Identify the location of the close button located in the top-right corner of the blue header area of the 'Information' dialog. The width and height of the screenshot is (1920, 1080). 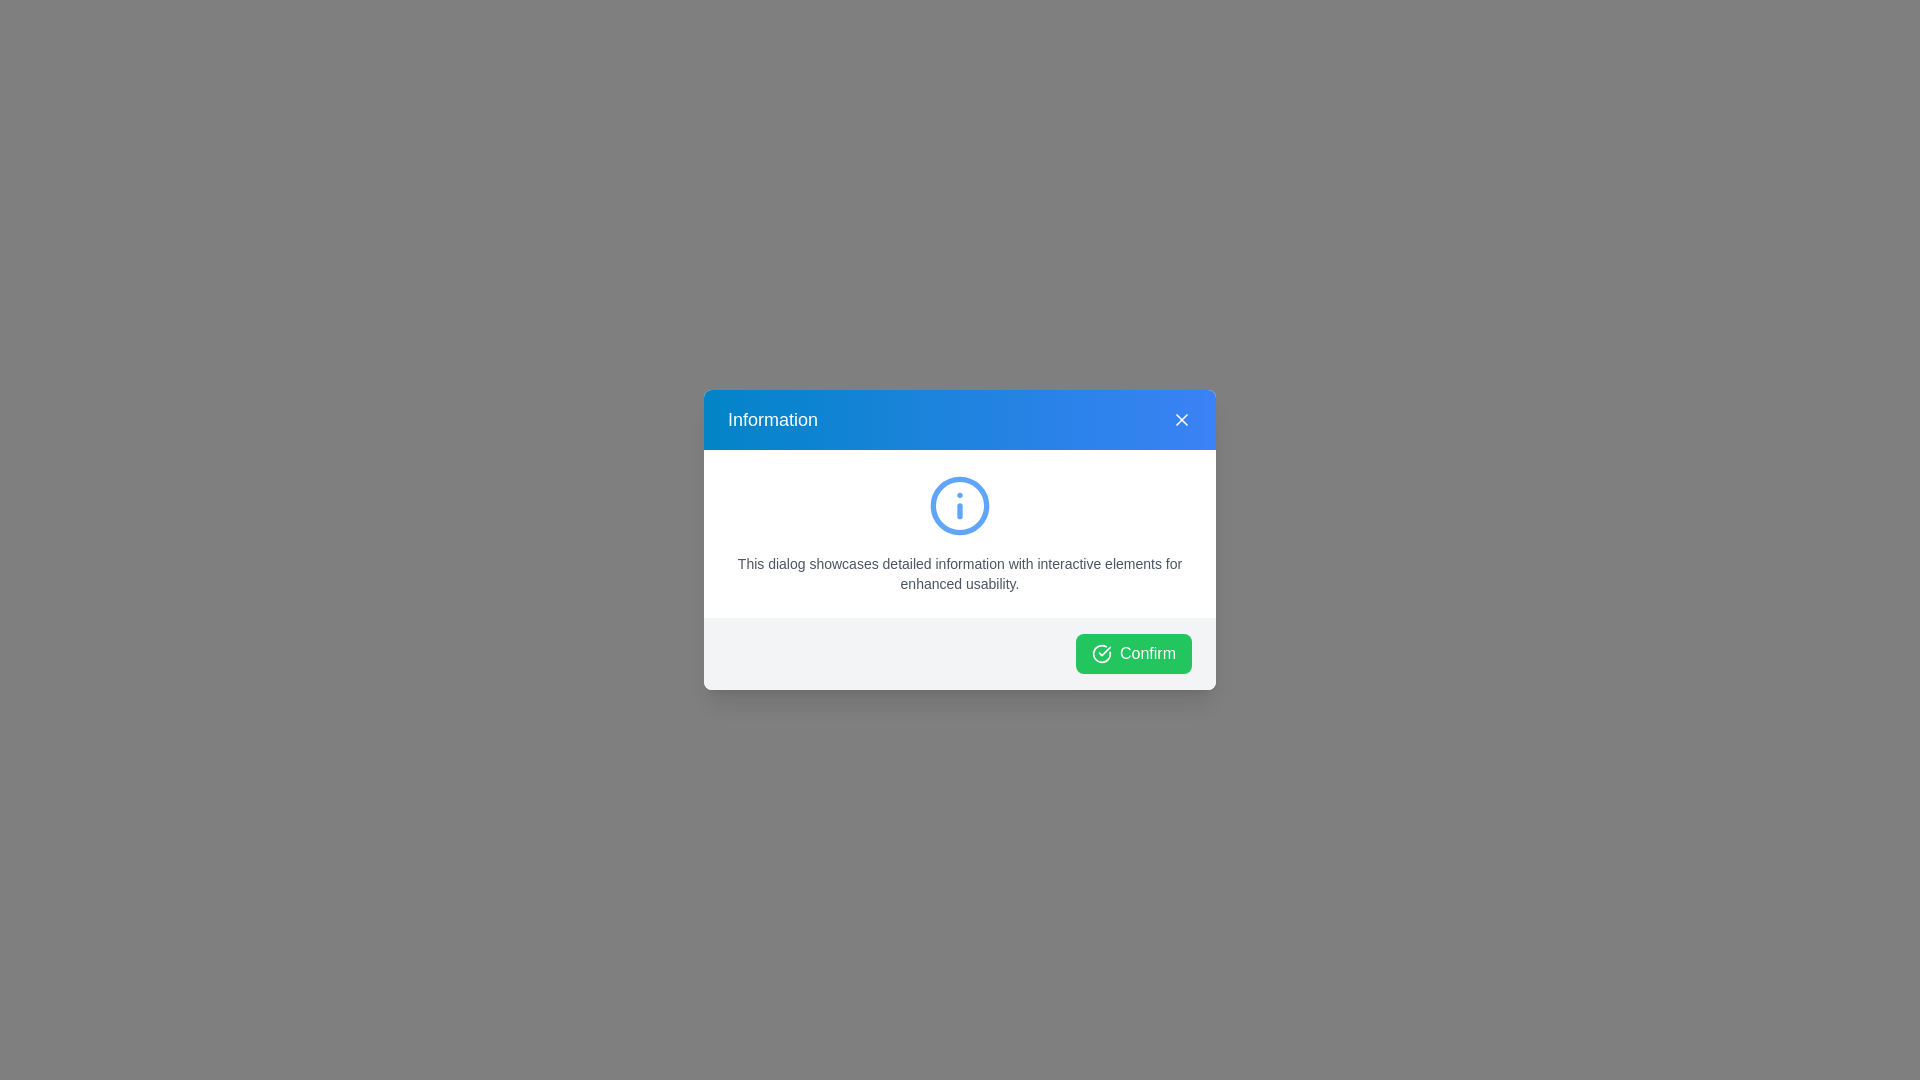
(1181, 419).